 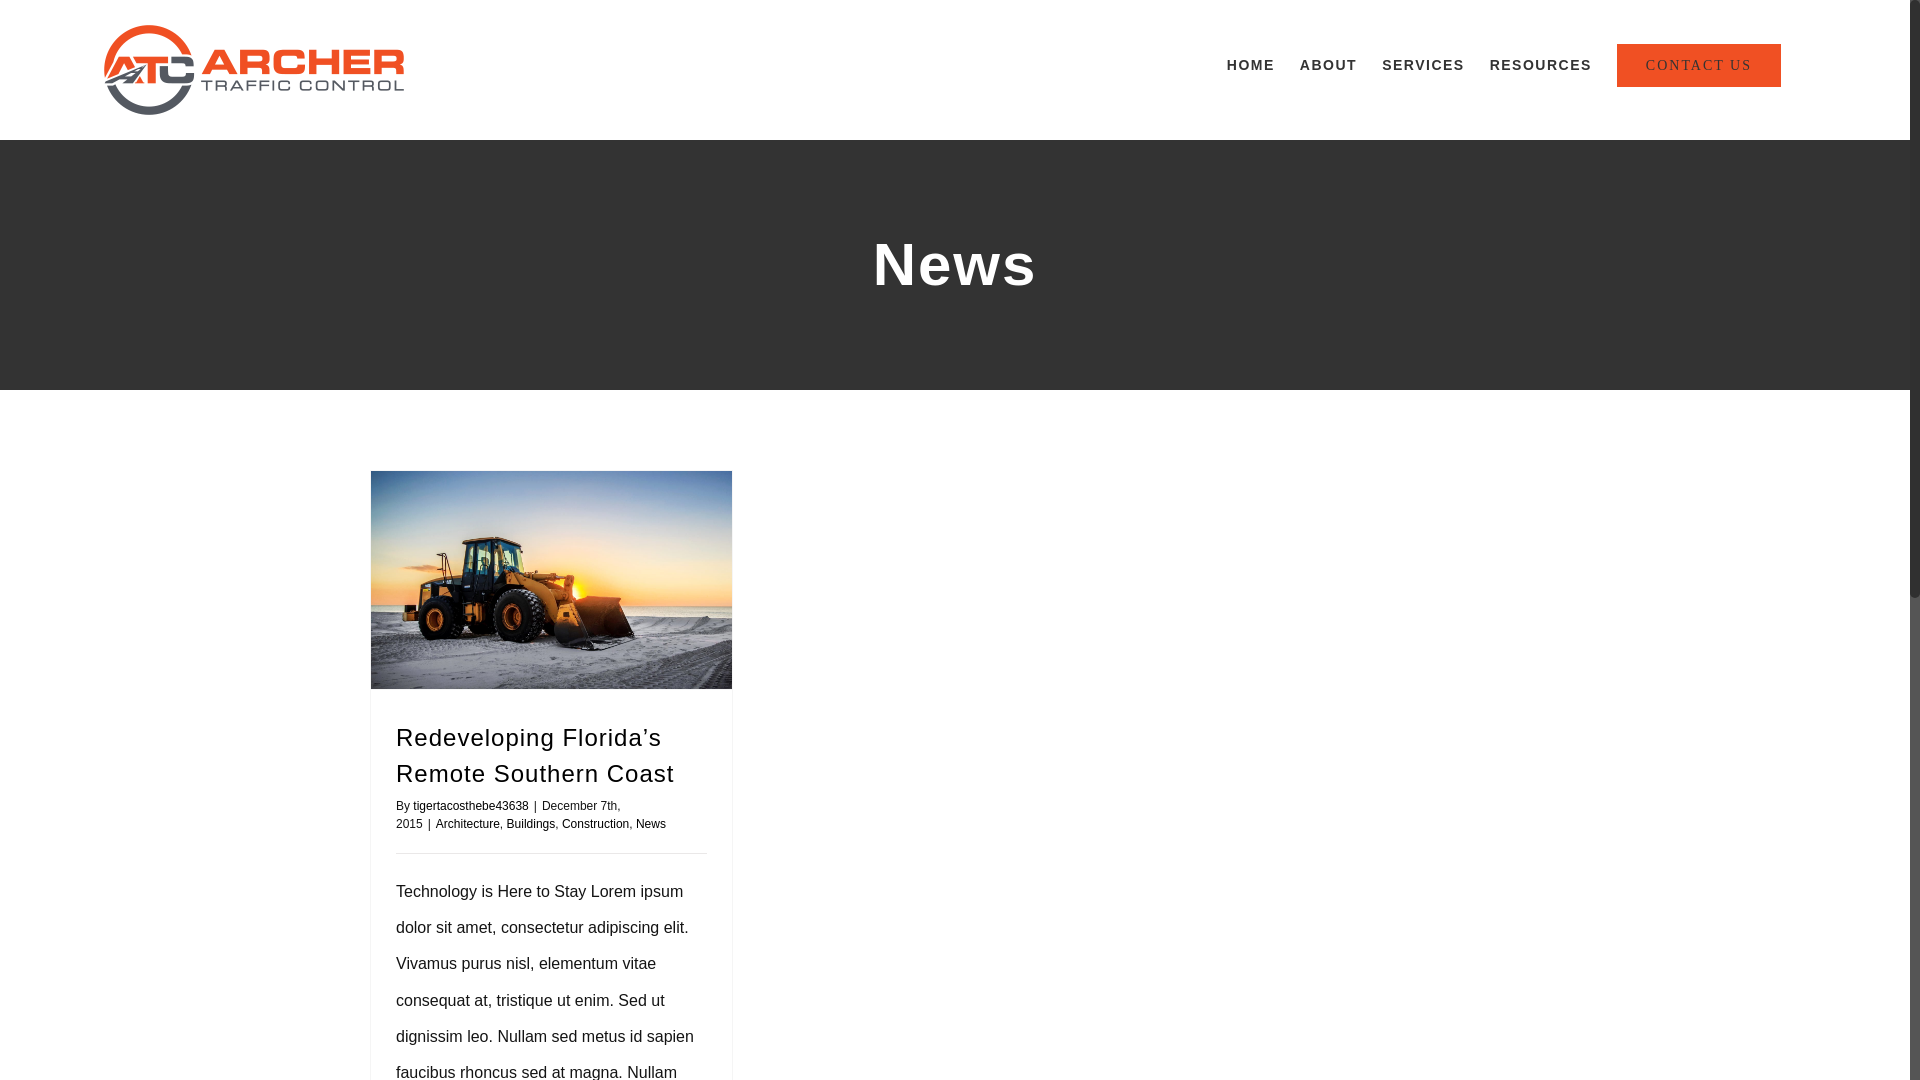 What do you see at coordinates (467, 824) in the screenshot?
I see `'Architecture'` at bounding box center [467, 824].